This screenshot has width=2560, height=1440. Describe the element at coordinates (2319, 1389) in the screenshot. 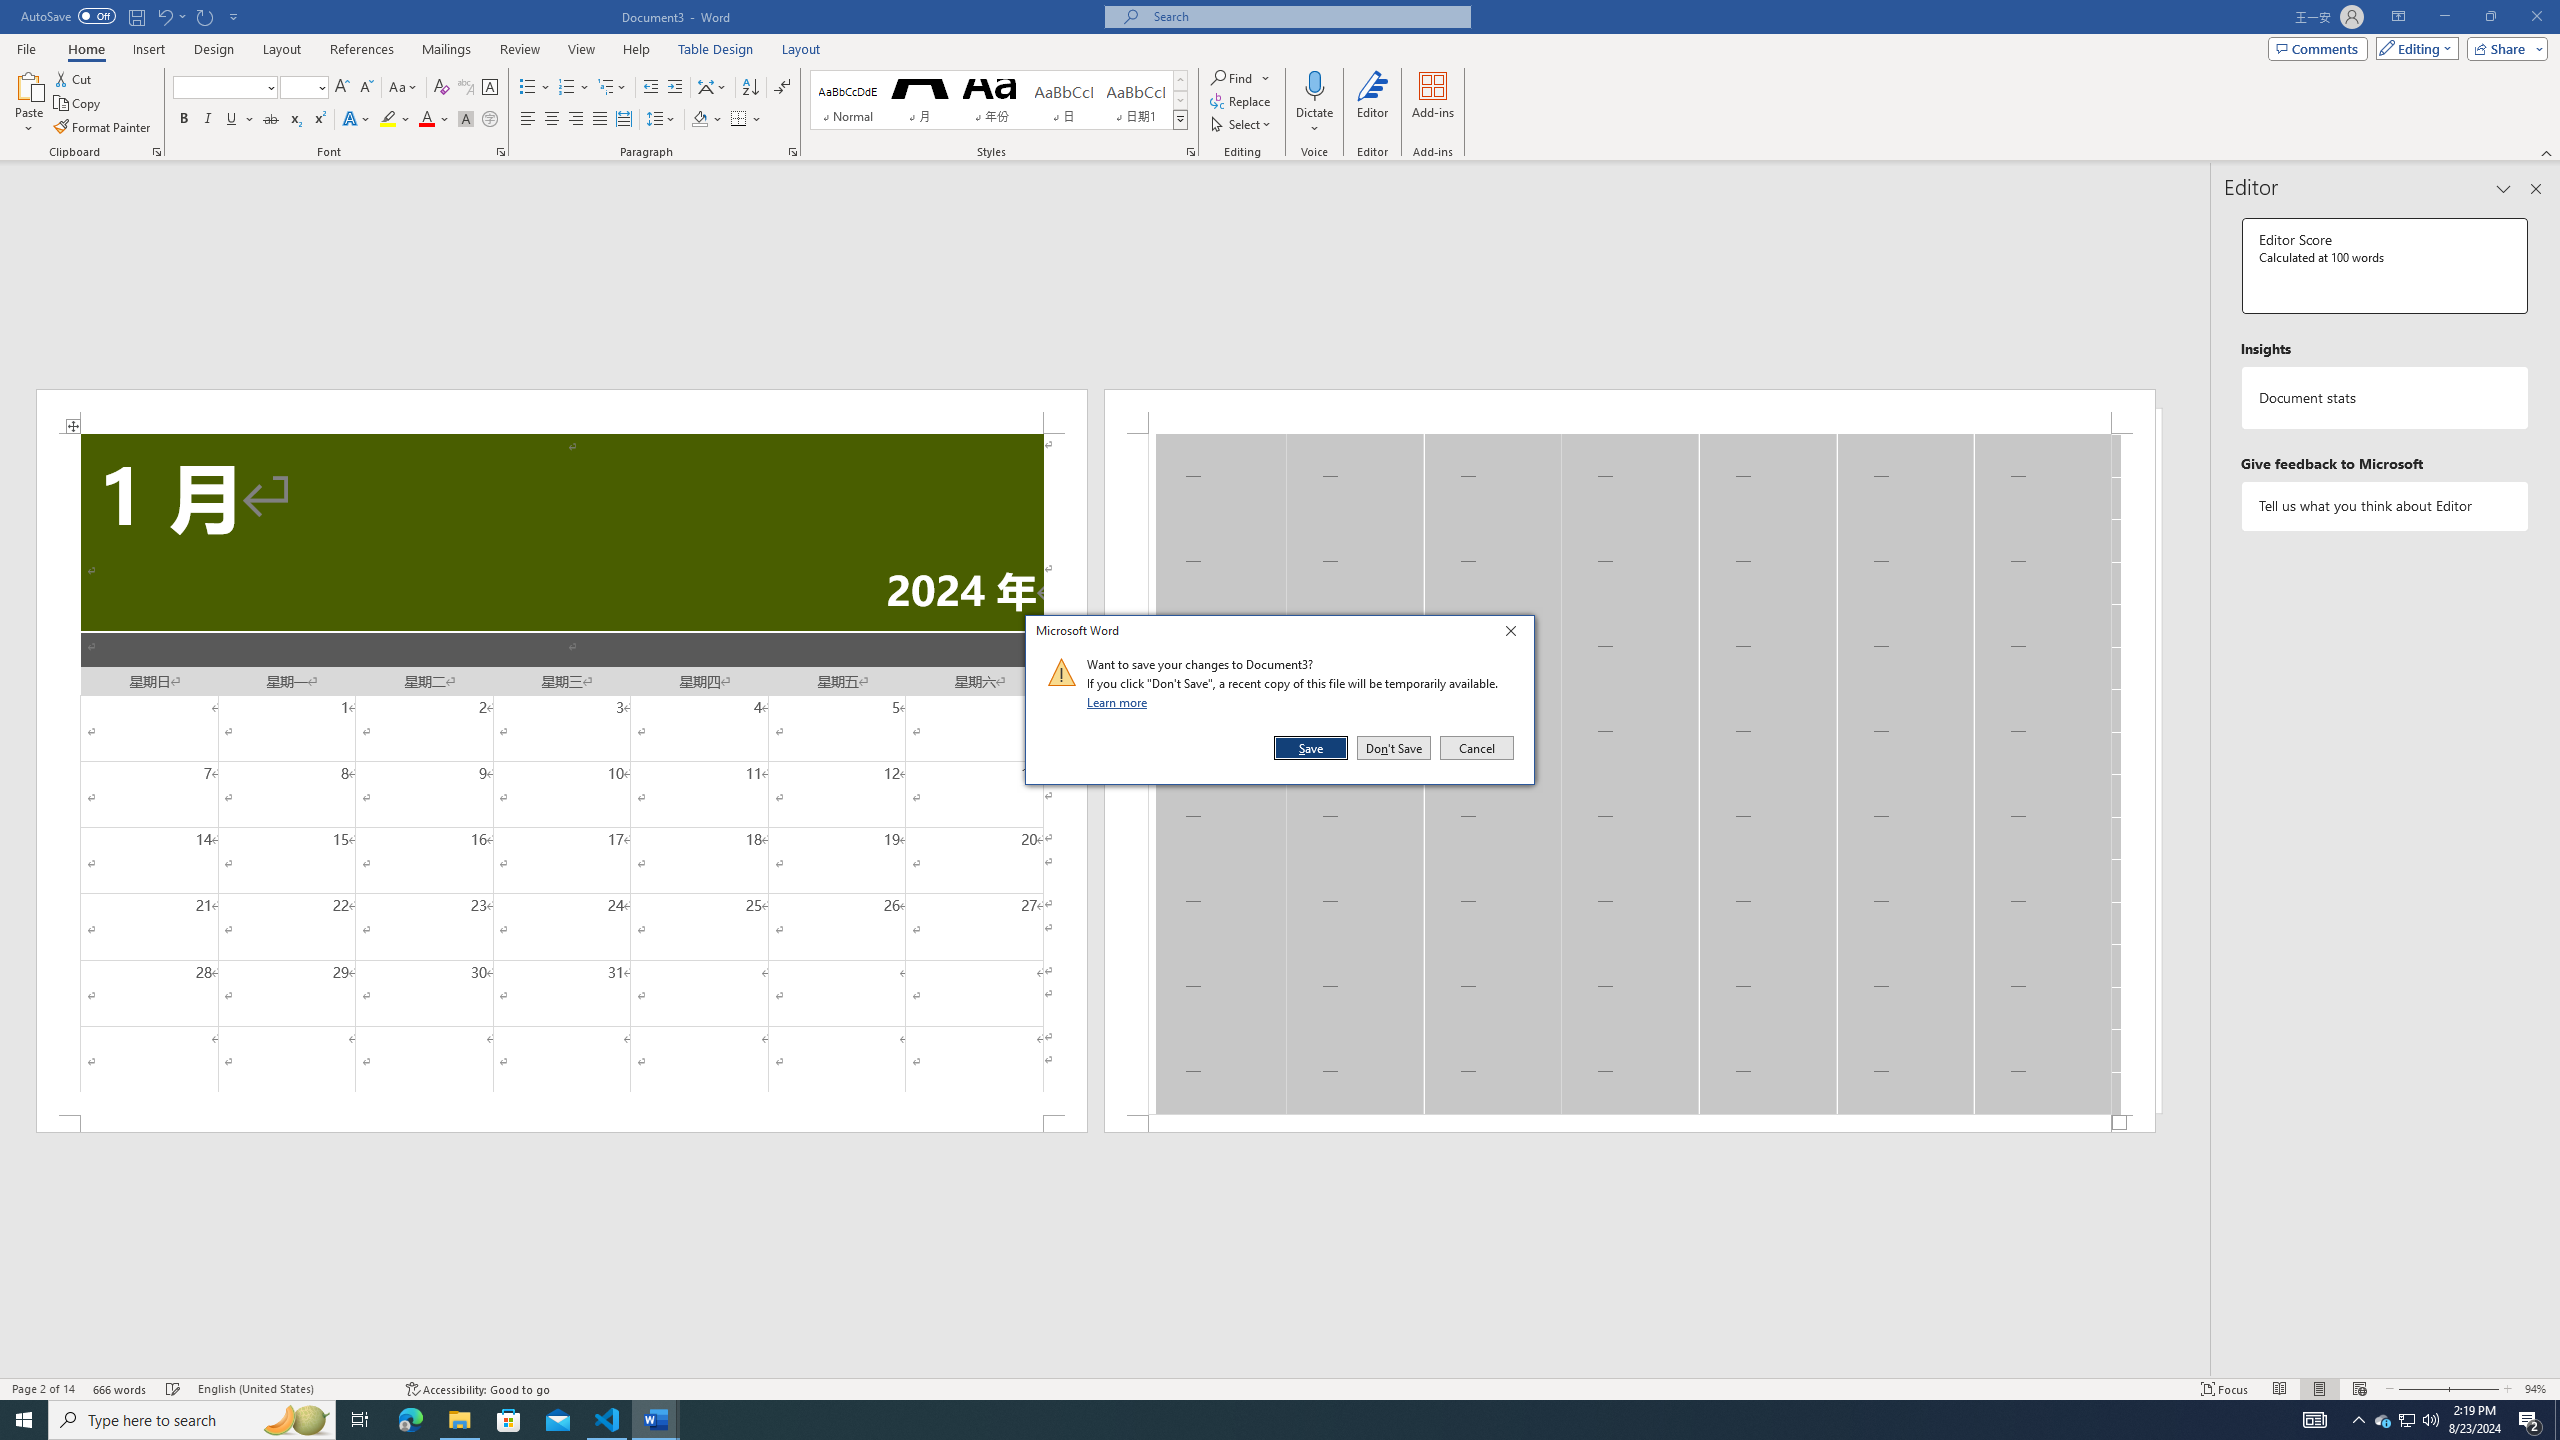

I see `'Print Layout'` at that location.